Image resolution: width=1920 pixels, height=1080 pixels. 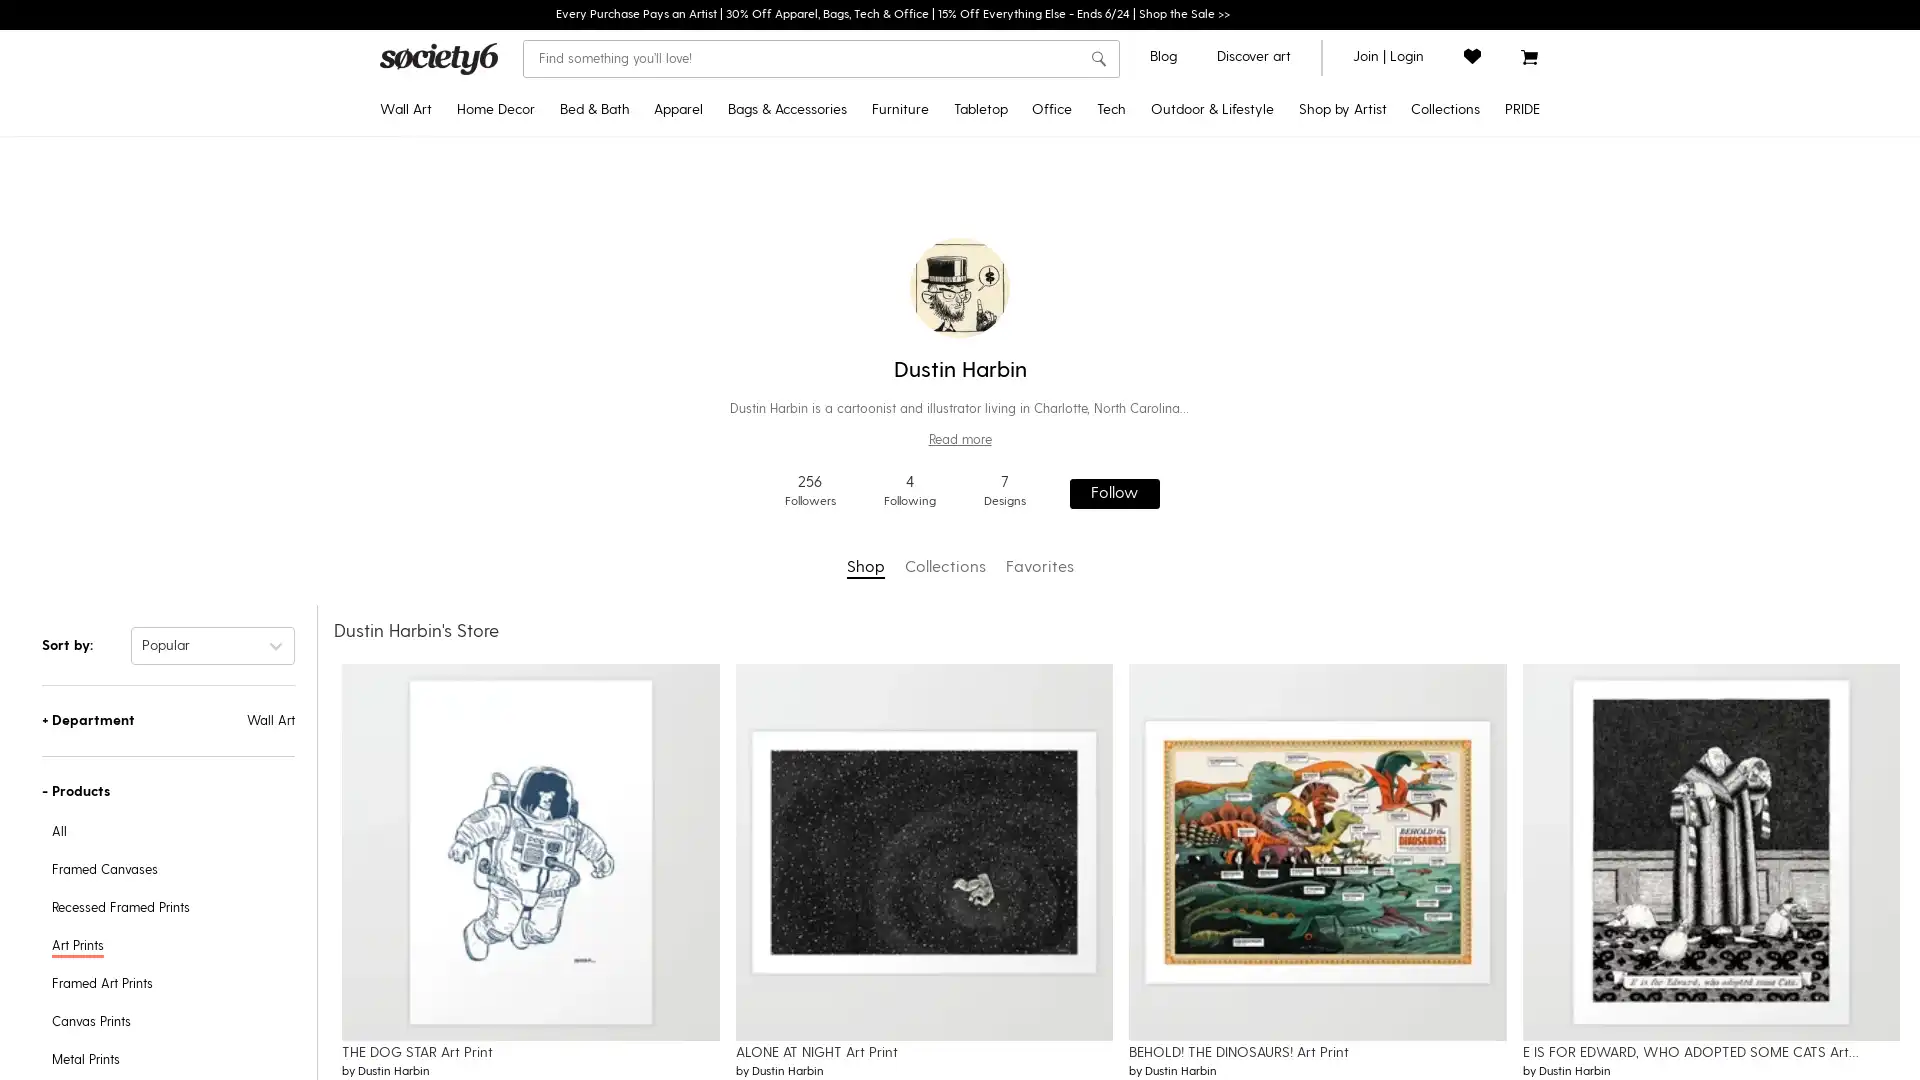 What do you see at coordinates (1371, 225) in the screenshot?
I see `2022 Home Decor Guide` at bounding box center [1371, 225].